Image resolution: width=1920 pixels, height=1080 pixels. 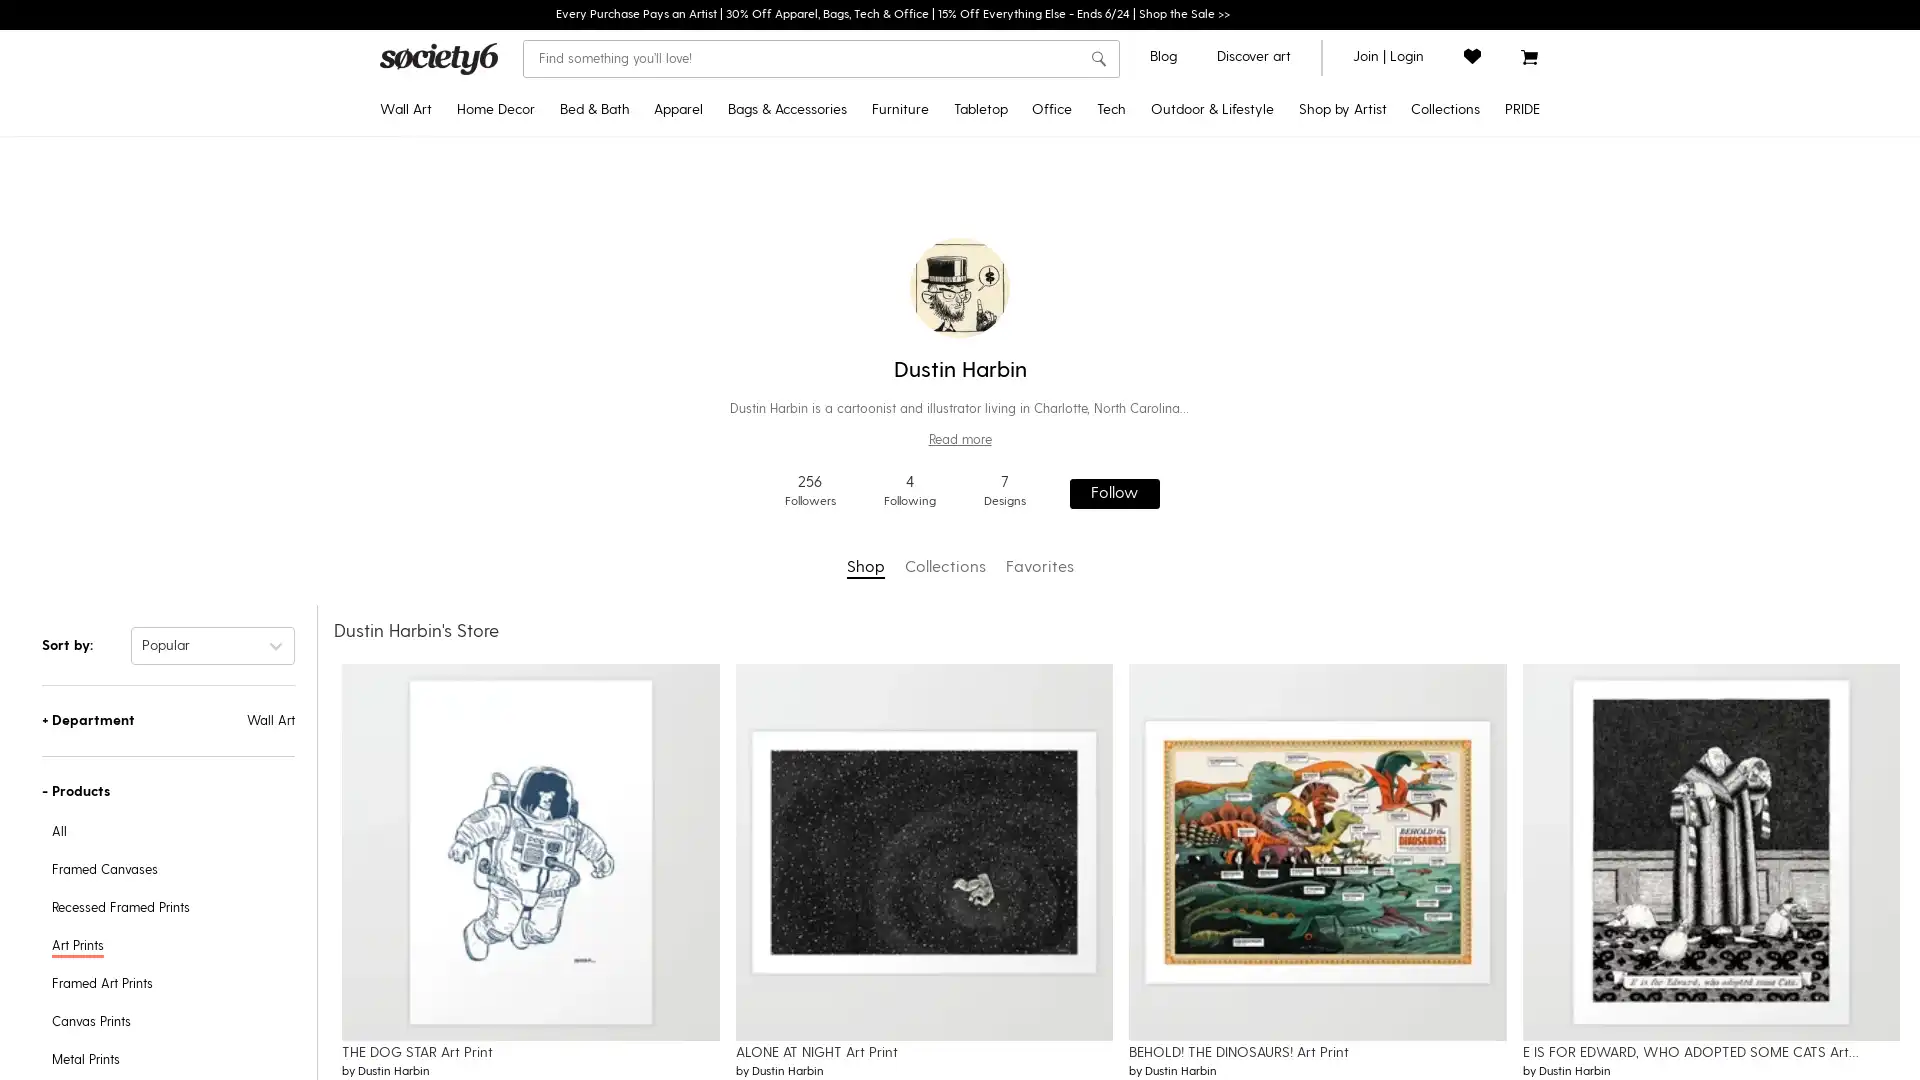 What do you see at coordinates (1371, 225) in the screenshot?
I see `2022 Home Decor Guide` at bounding box center [1371, 225].